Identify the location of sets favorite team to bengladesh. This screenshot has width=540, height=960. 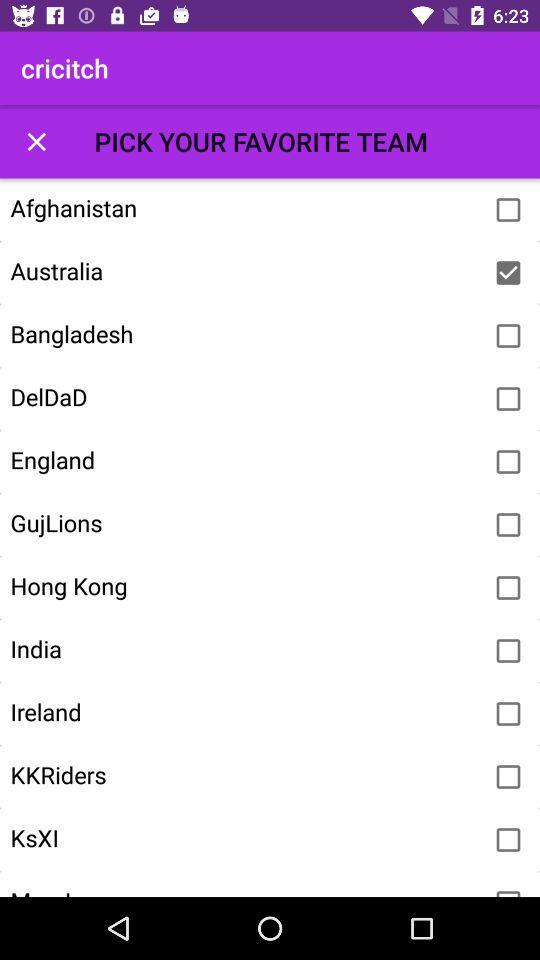
(508, 336).